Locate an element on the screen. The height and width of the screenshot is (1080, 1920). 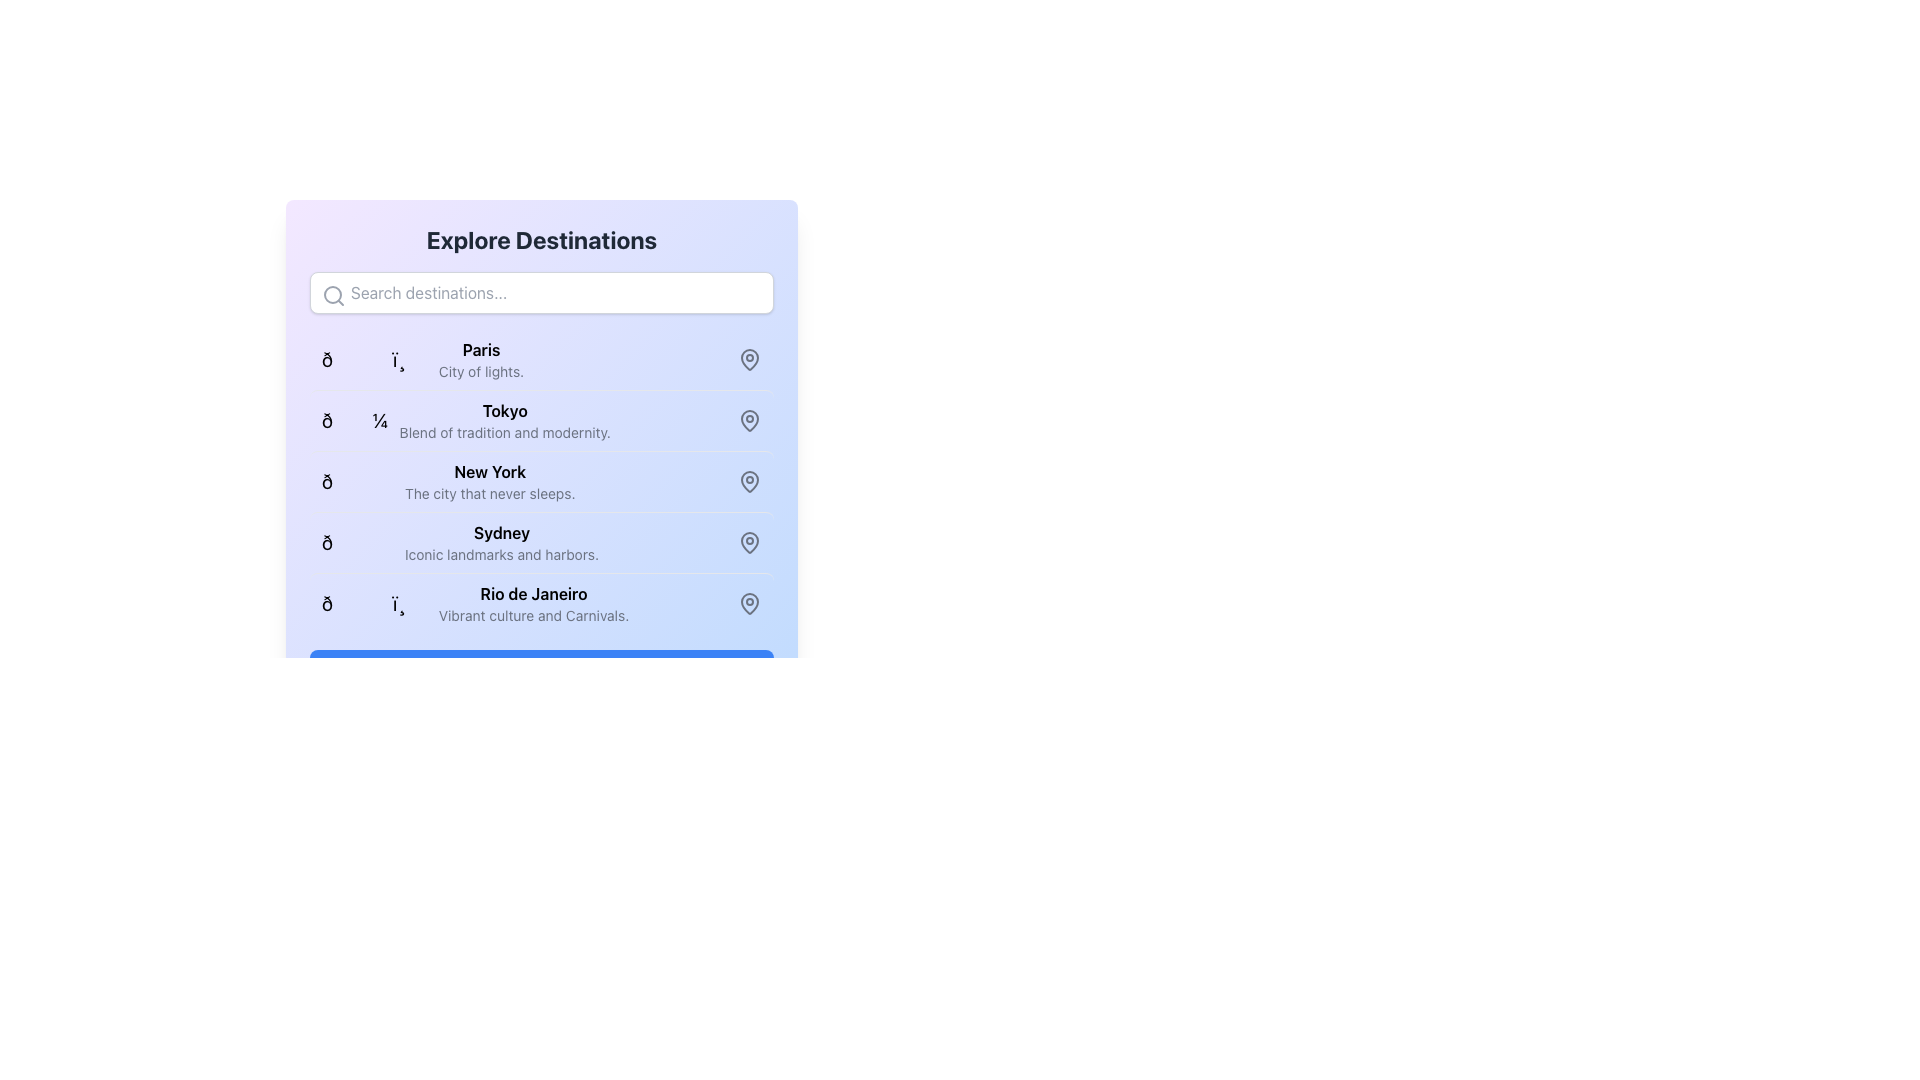
the list item for 'Rio de Janeiro', which features an emoji and descriptive text, located in the fifth row of the destination list is located at coordinates (474, 603).